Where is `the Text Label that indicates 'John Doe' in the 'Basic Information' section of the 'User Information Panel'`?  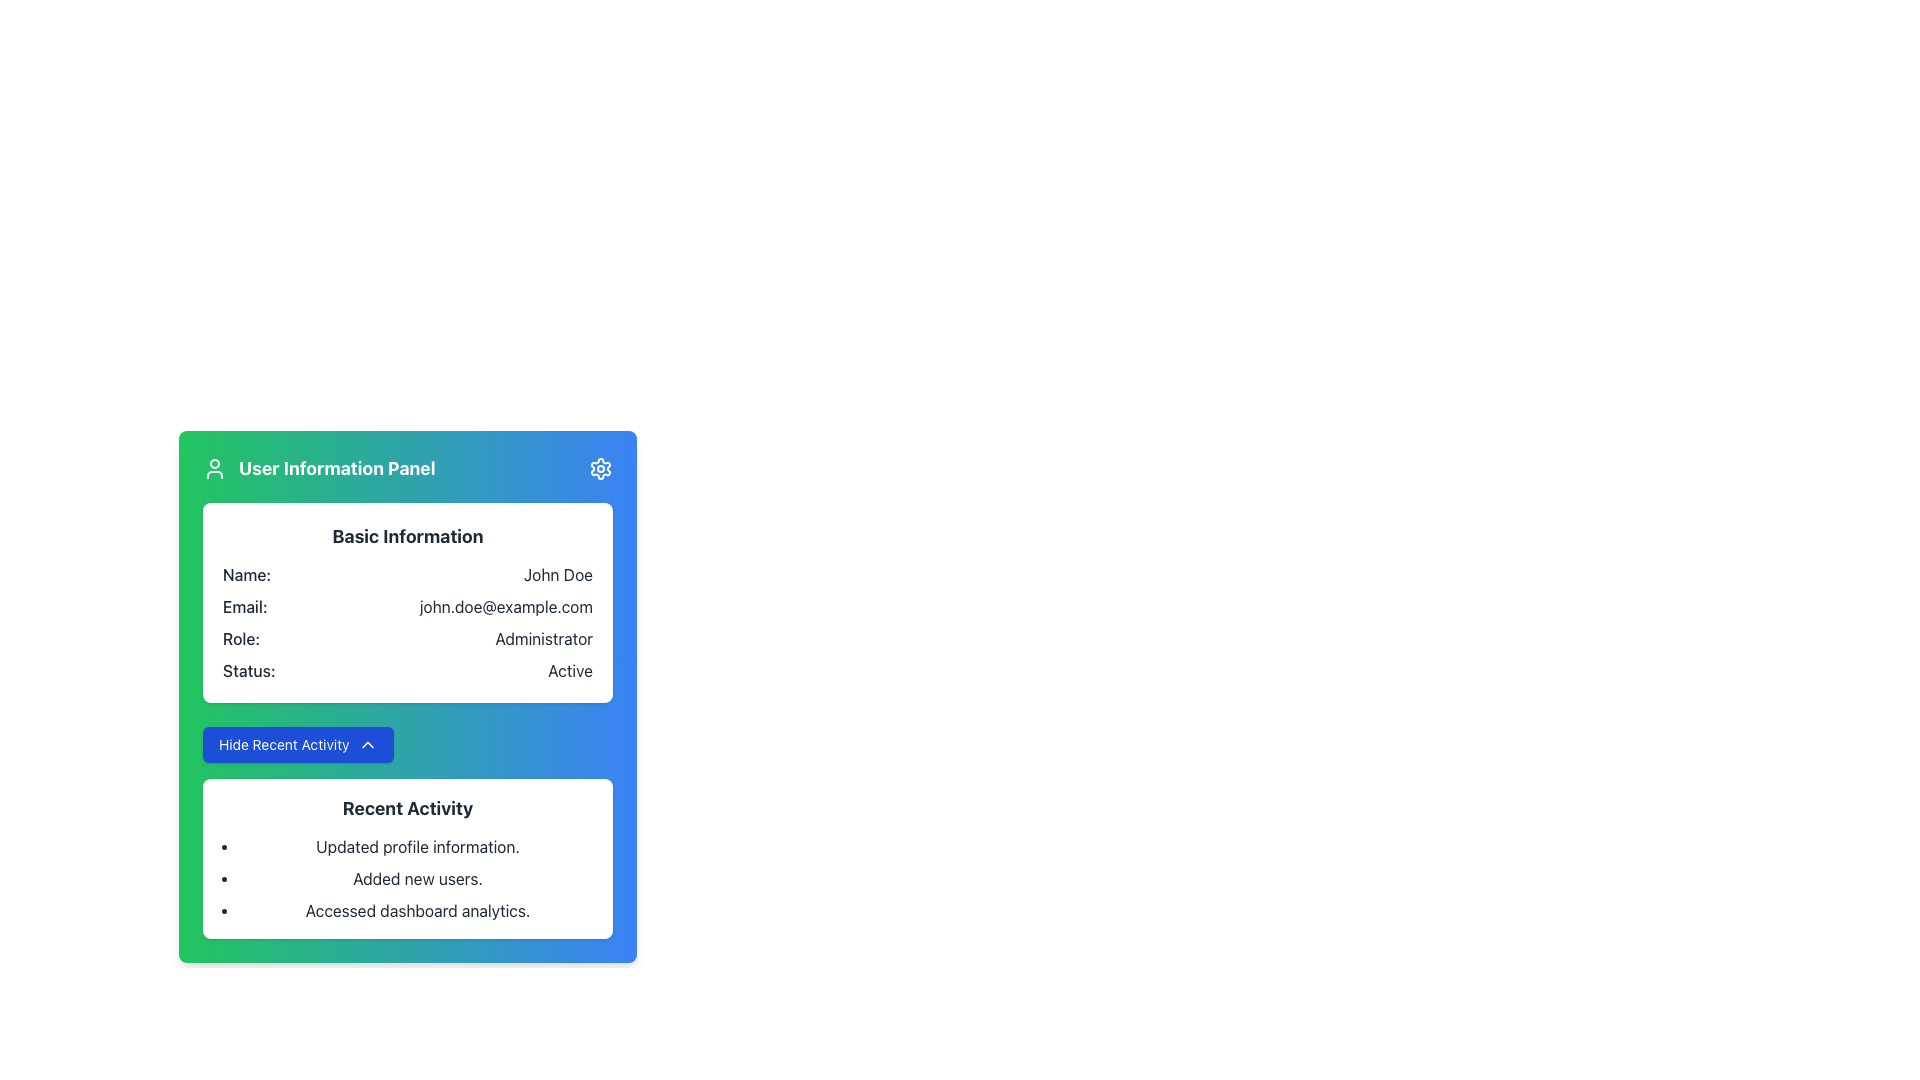
the Text Label that indicates 'John Doe' in the 'Basic Information' section of the 'User Information Panel' is located at coordinates (246, 574).